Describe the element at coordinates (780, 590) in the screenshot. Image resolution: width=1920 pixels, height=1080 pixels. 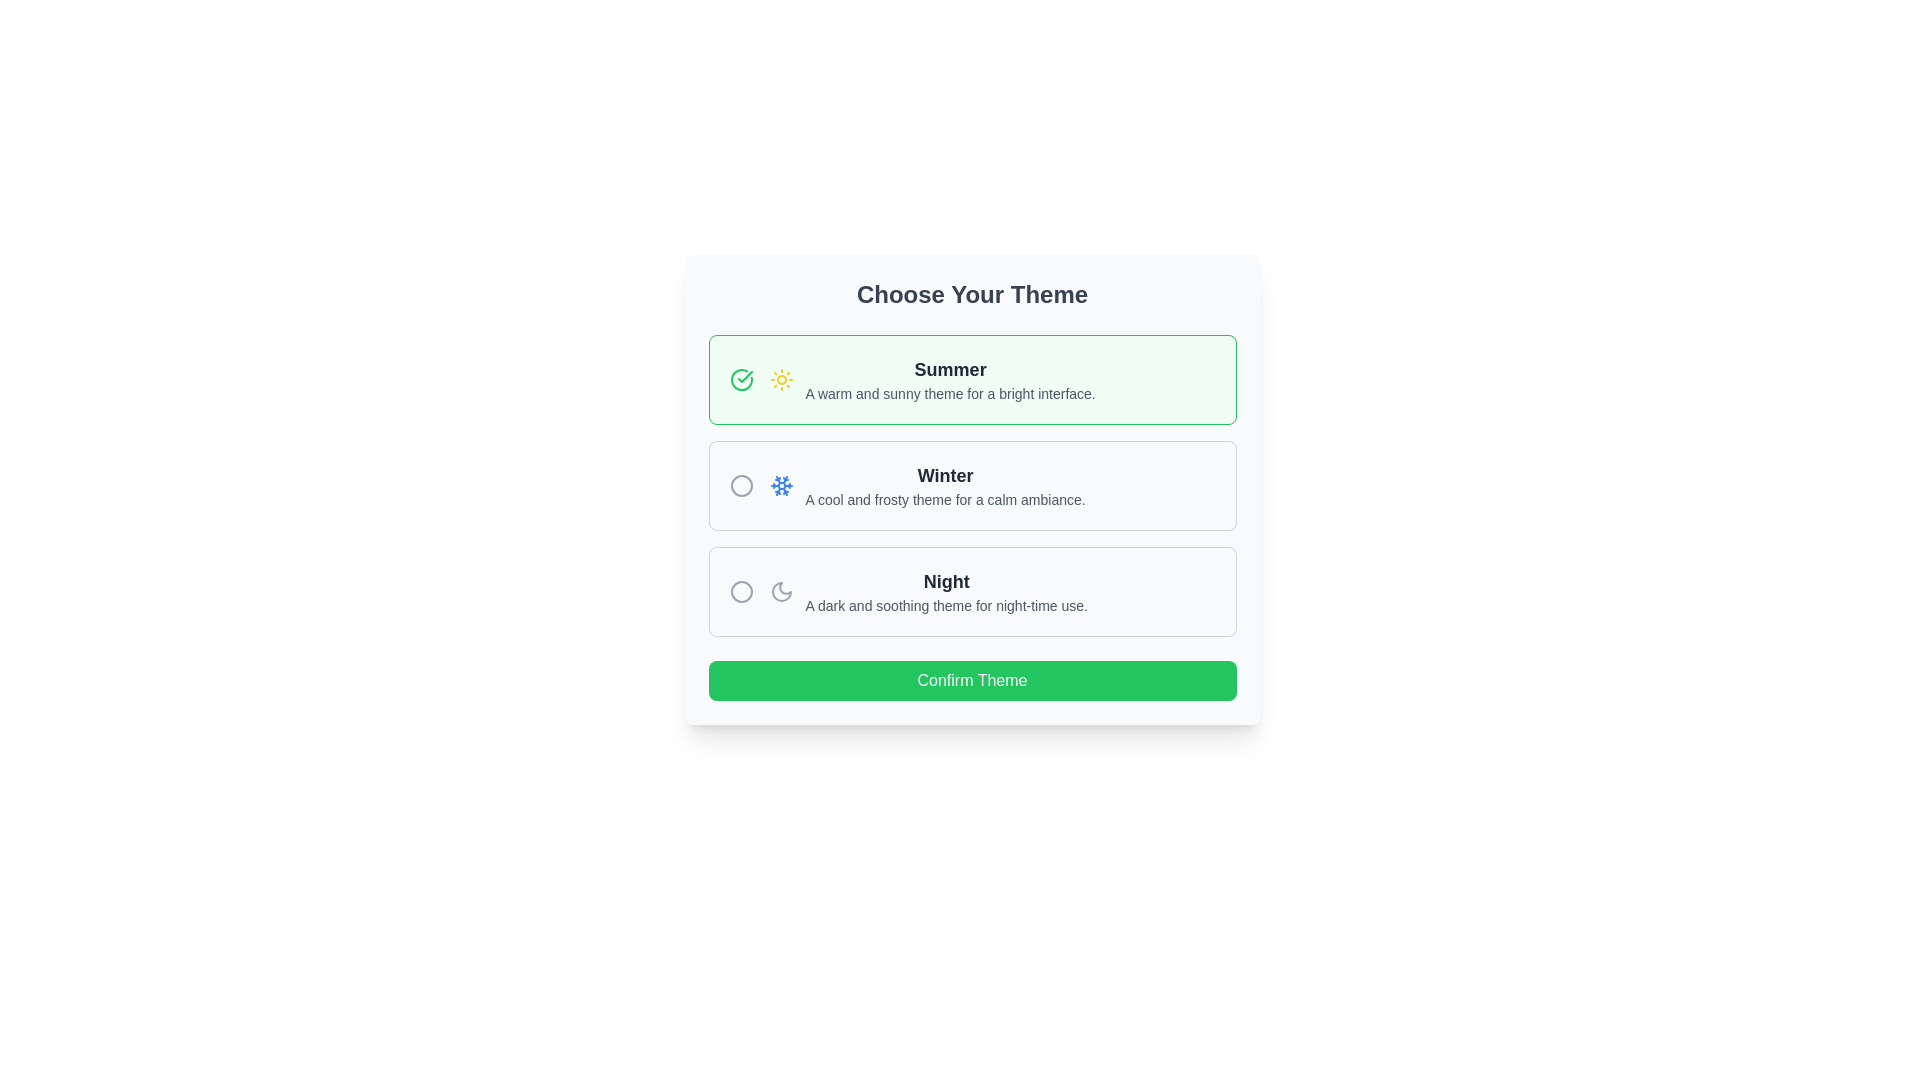
I see `the crescent moon icon representing the 'Night' theme option` at that location.